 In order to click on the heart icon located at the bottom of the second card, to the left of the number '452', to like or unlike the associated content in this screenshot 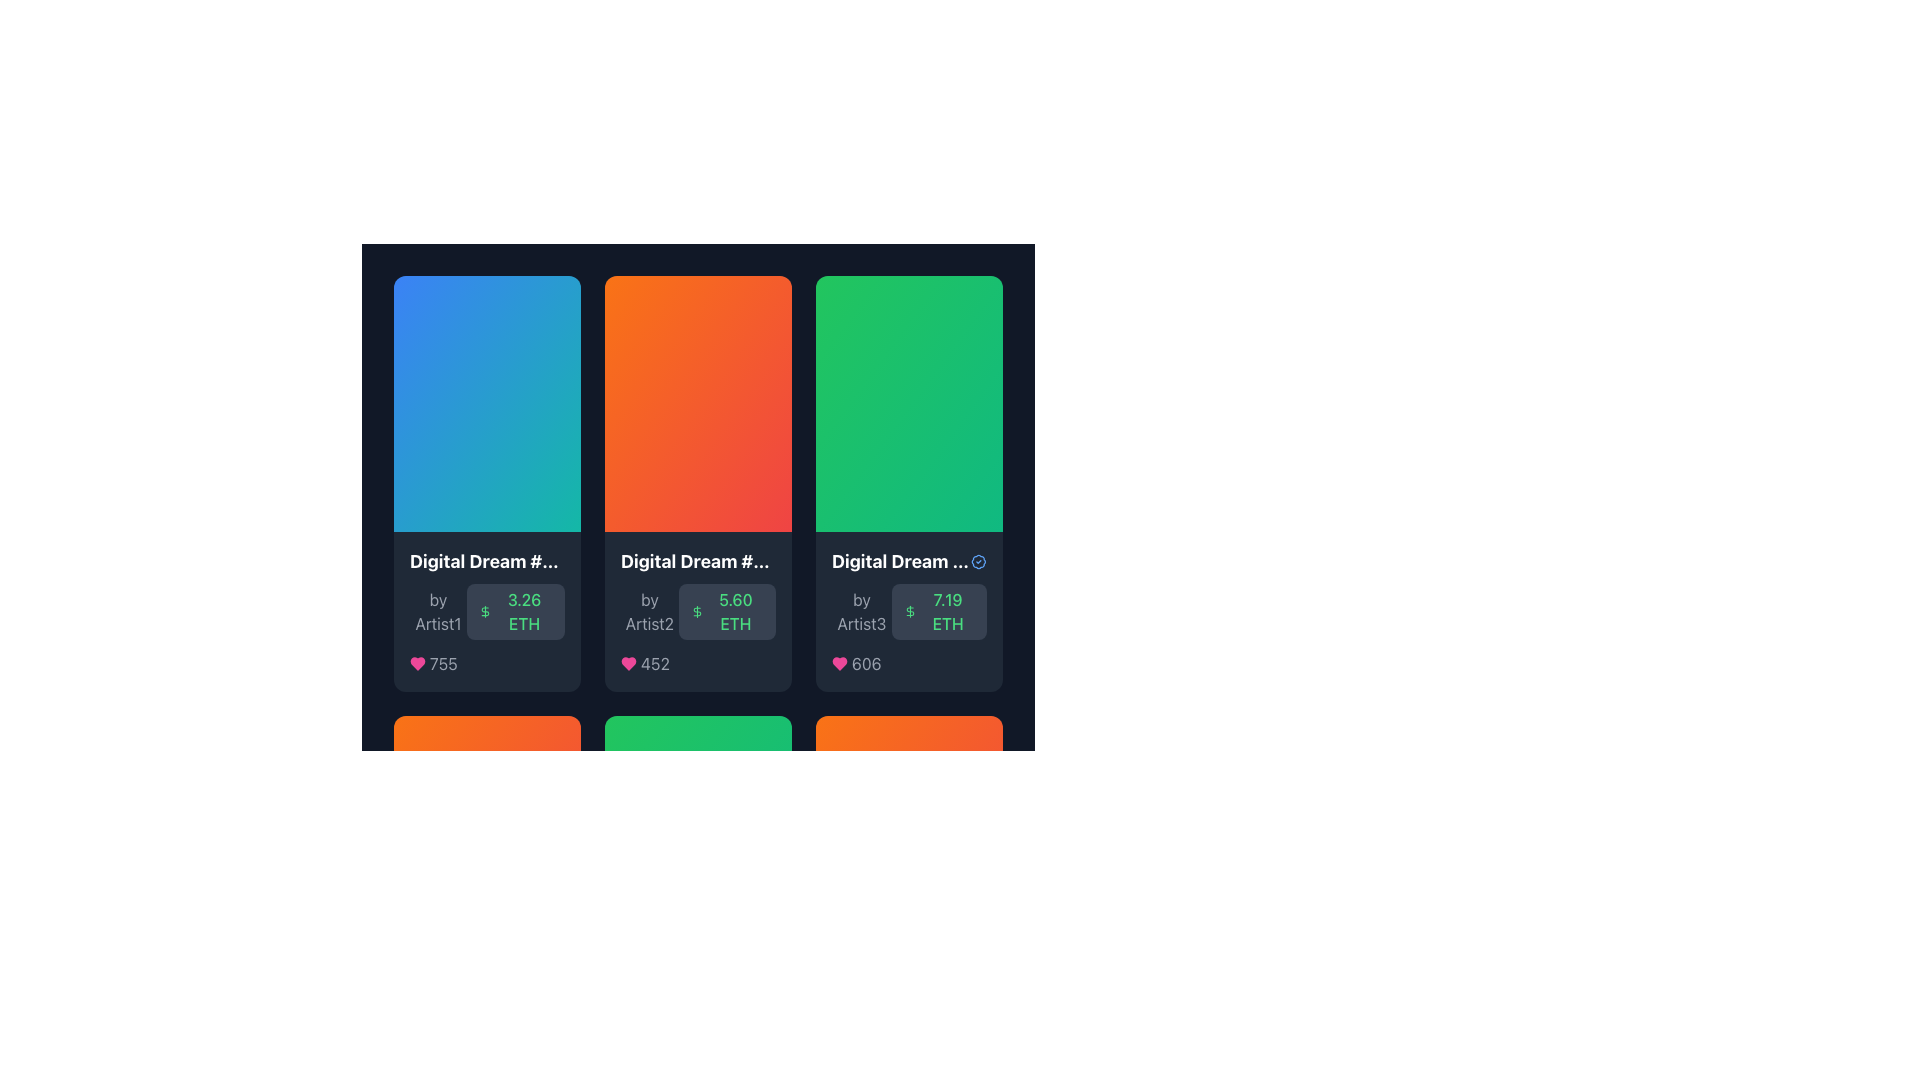, I will do `click(416, 663)`.